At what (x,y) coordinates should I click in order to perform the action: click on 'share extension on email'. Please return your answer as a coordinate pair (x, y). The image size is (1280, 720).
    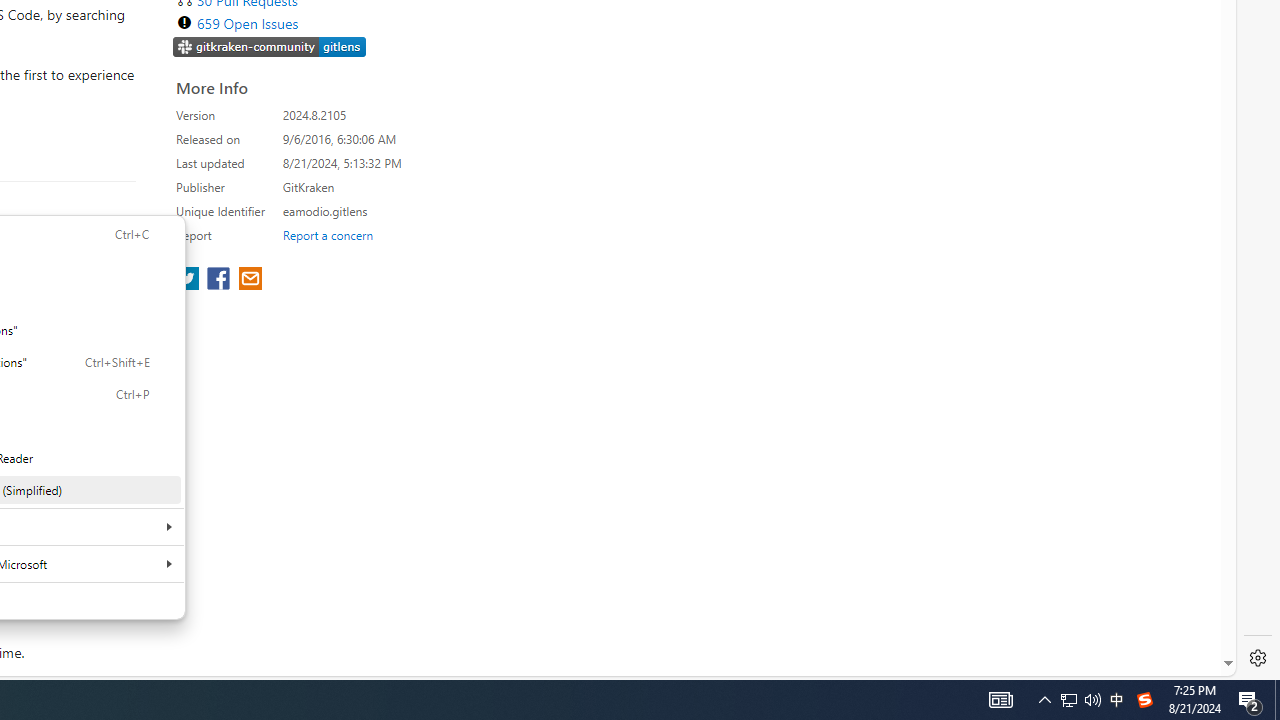
    Looking at the image, I should click on (248, 280).